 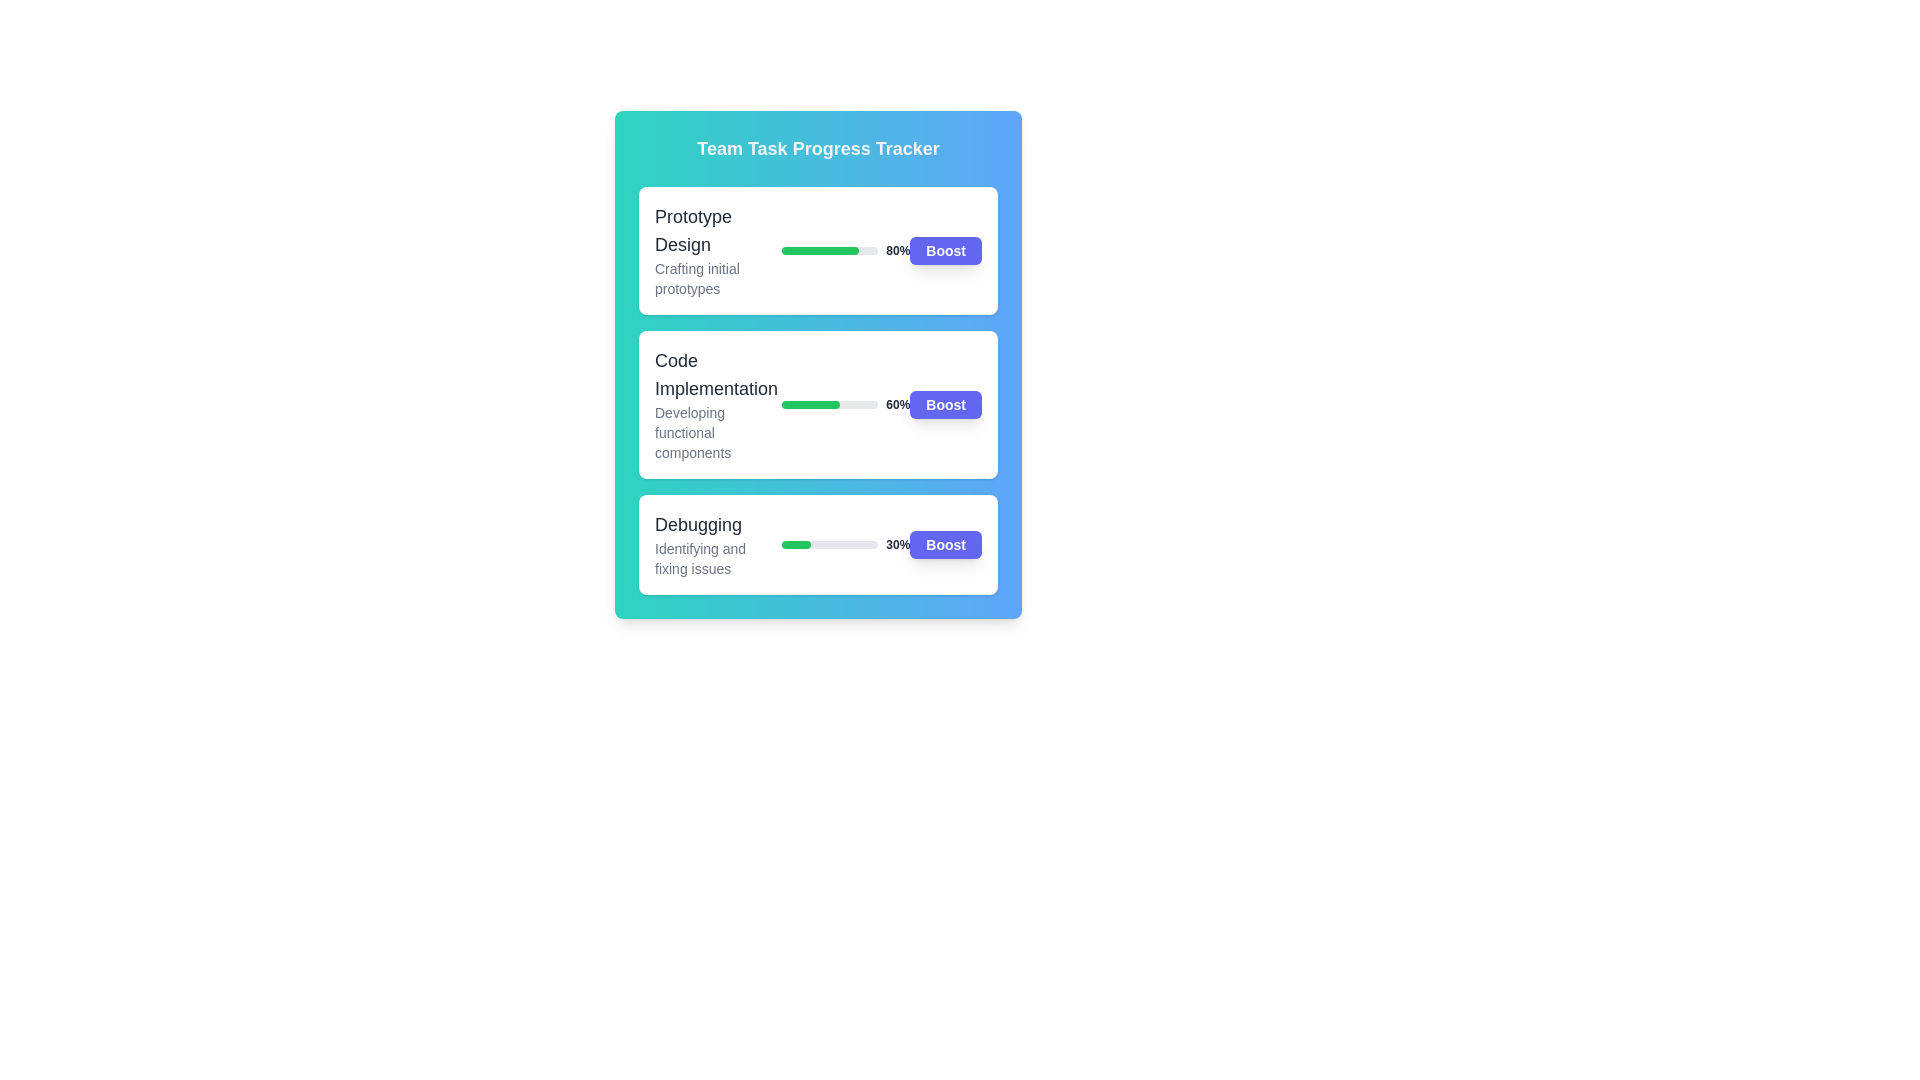 What do you see at coordinates (820, 249) in the screenshot?
I see `the green progress indicator that represents 80% completion of the 'Prototype Design' task, which is located at the top of the tasks list within a gray background progress bar` at bounding box center [820, 249].